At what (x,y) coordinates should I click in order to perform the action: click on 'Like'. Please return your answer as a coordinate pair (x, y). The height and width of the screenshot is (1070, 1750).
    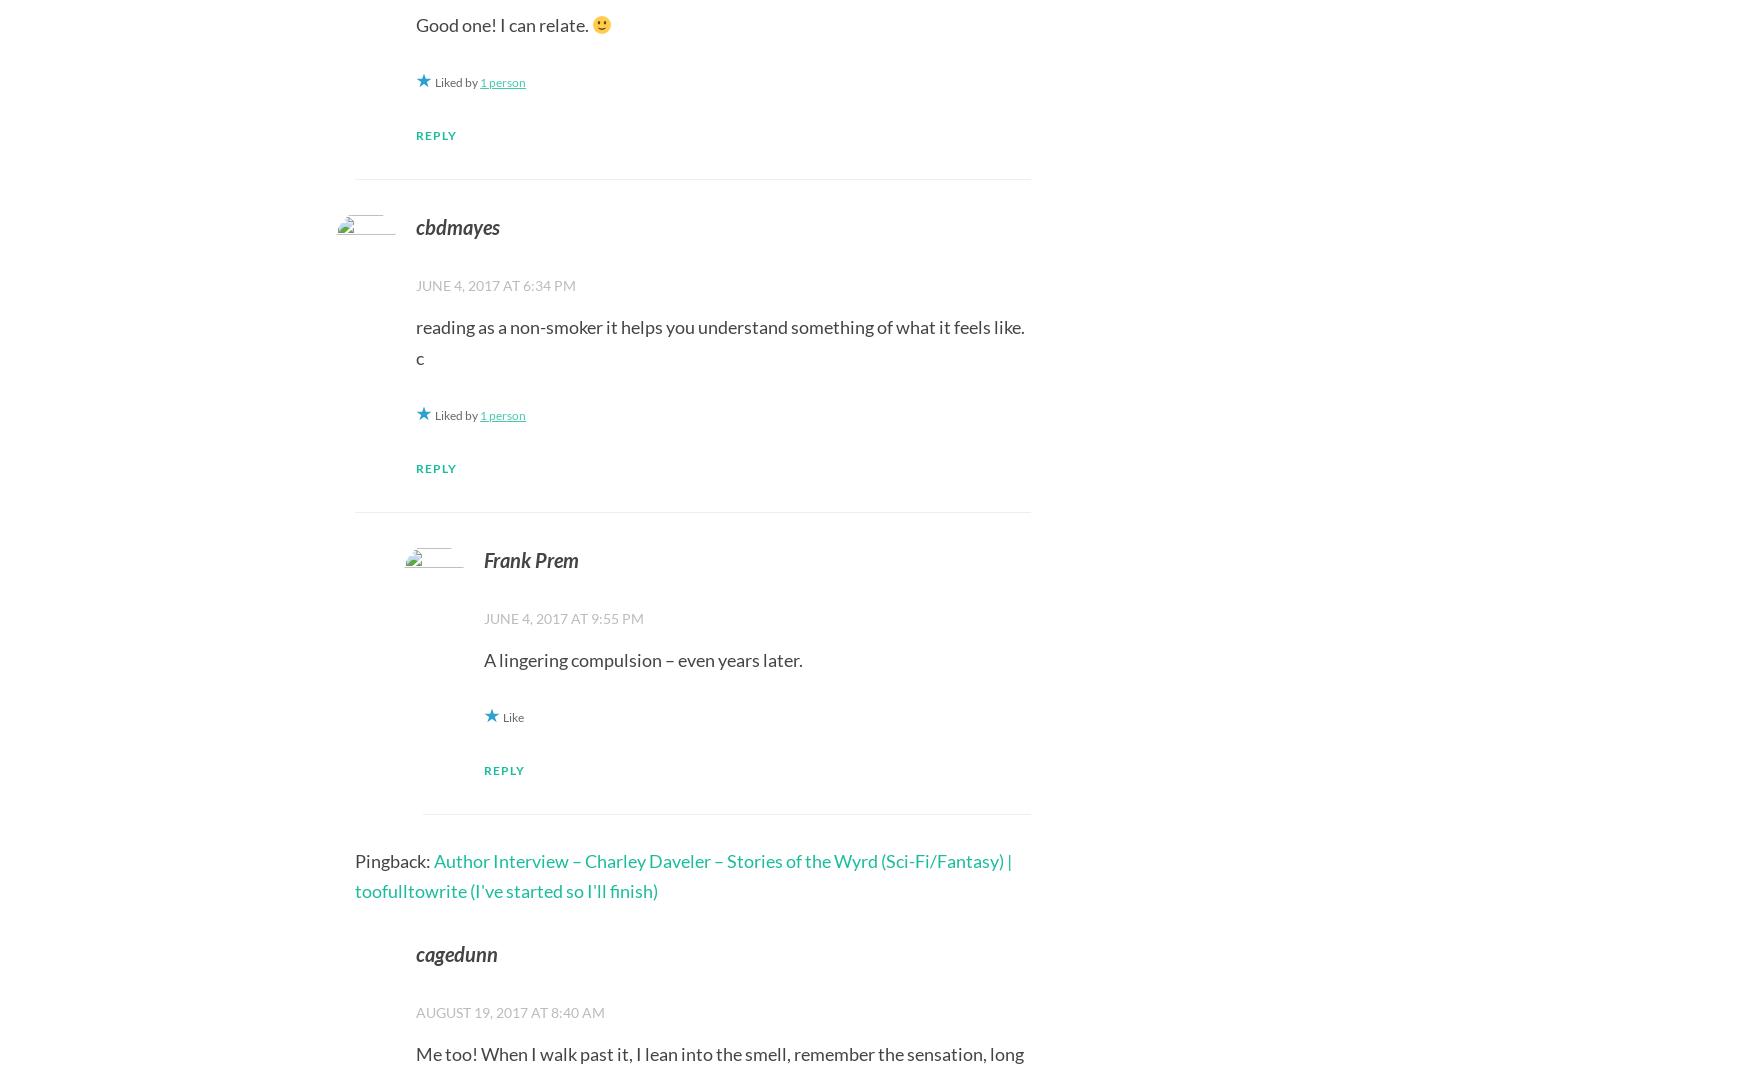
    Looking at the image, I should click on (511, 716).